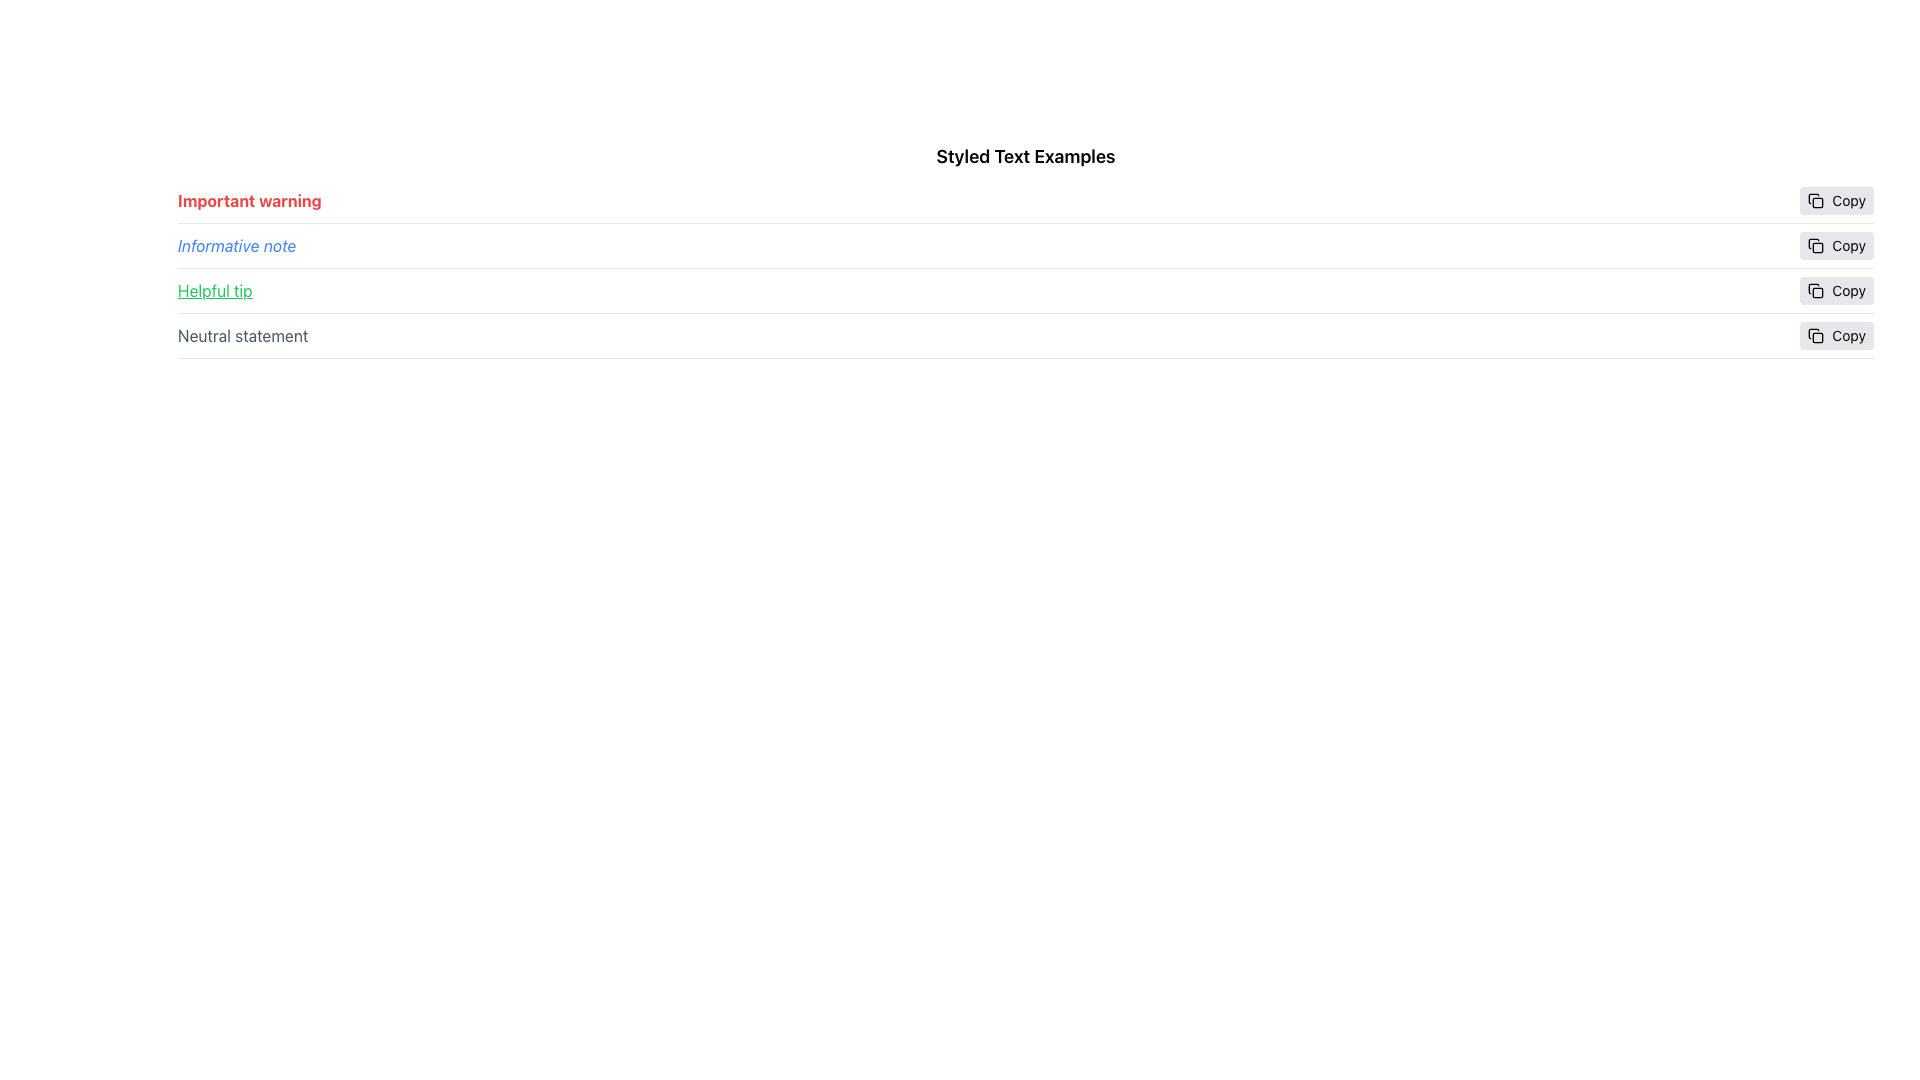  What do you see at coordinates (1818, 246) in the screenshot?
I see `the copy icon that contains a small rounded rectangle shape, located at the top-right of the interface, specifically associated with the 'Helpful tip' text entry` at bounding box center [1818, 246].